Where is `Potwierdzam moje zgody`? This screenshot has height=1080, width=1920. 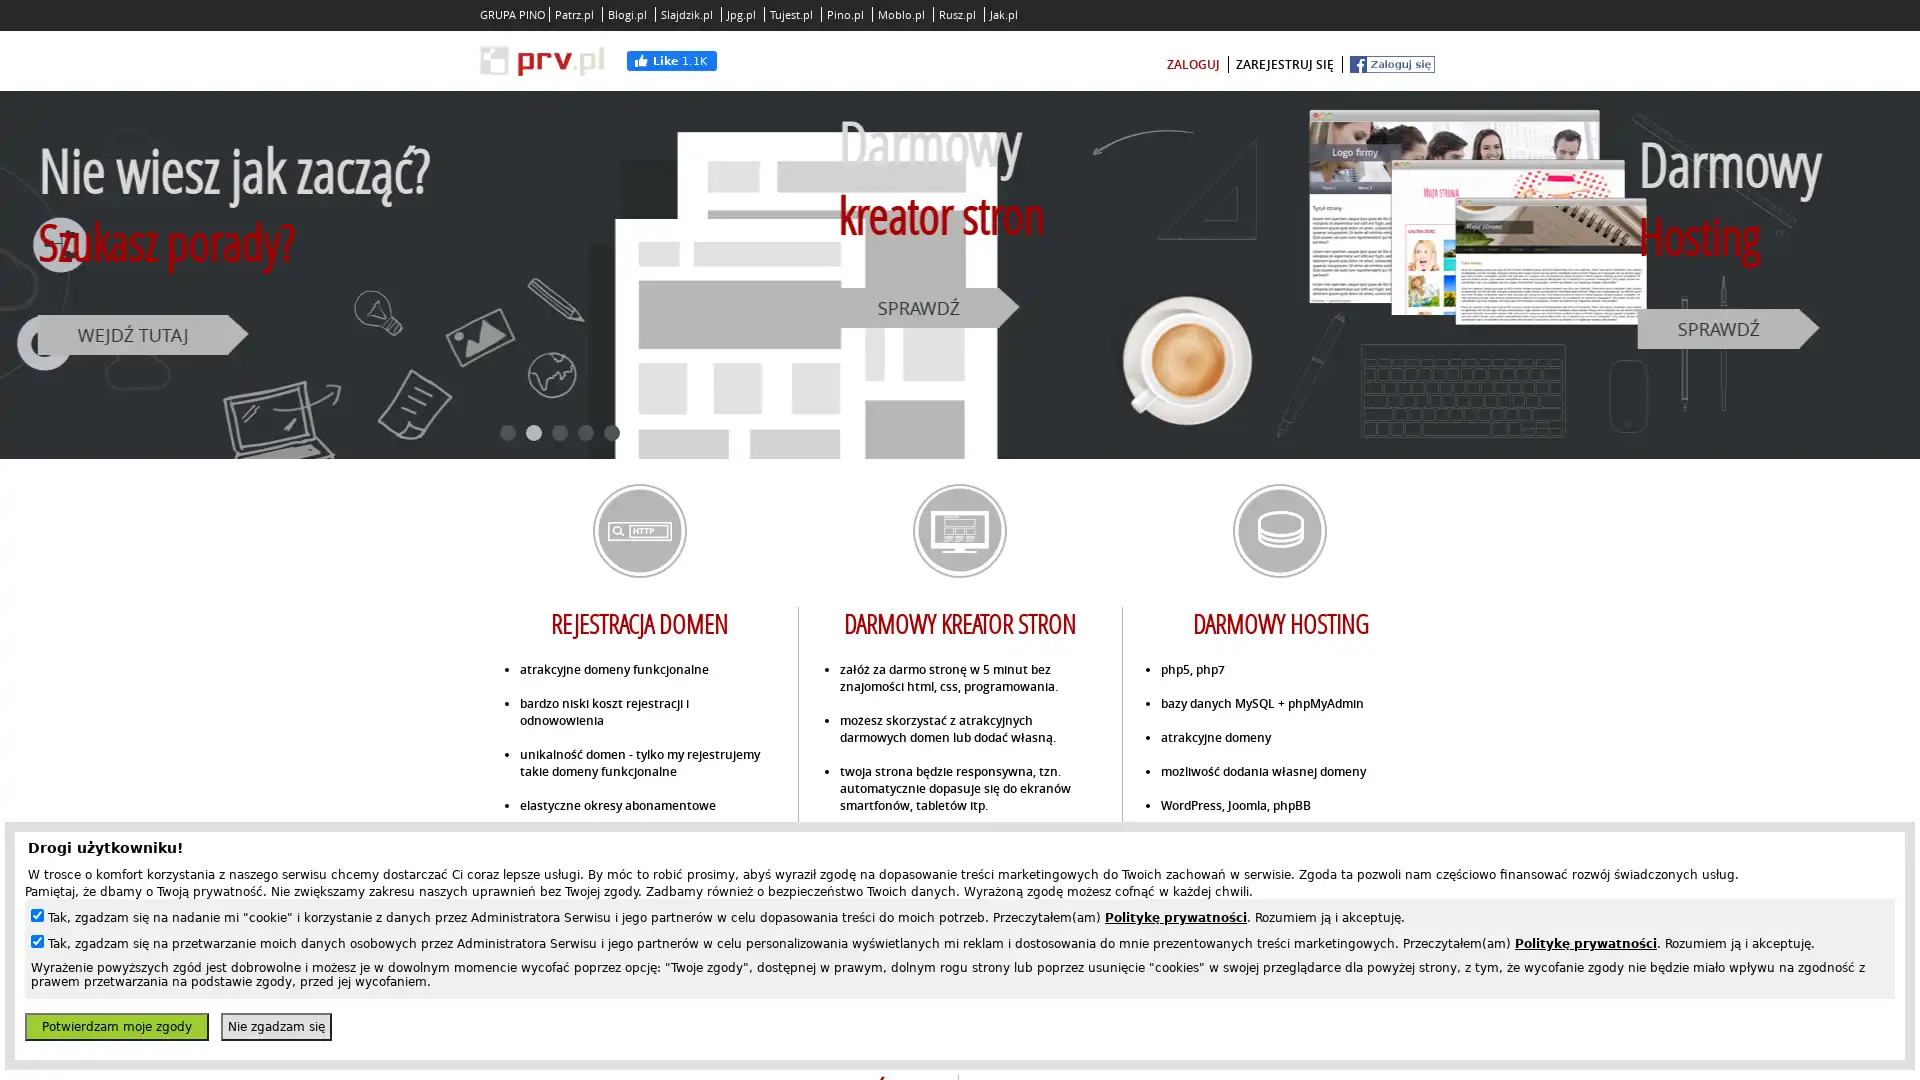
Potwierdzam moje zgody is located at coordinates (115, 1026).